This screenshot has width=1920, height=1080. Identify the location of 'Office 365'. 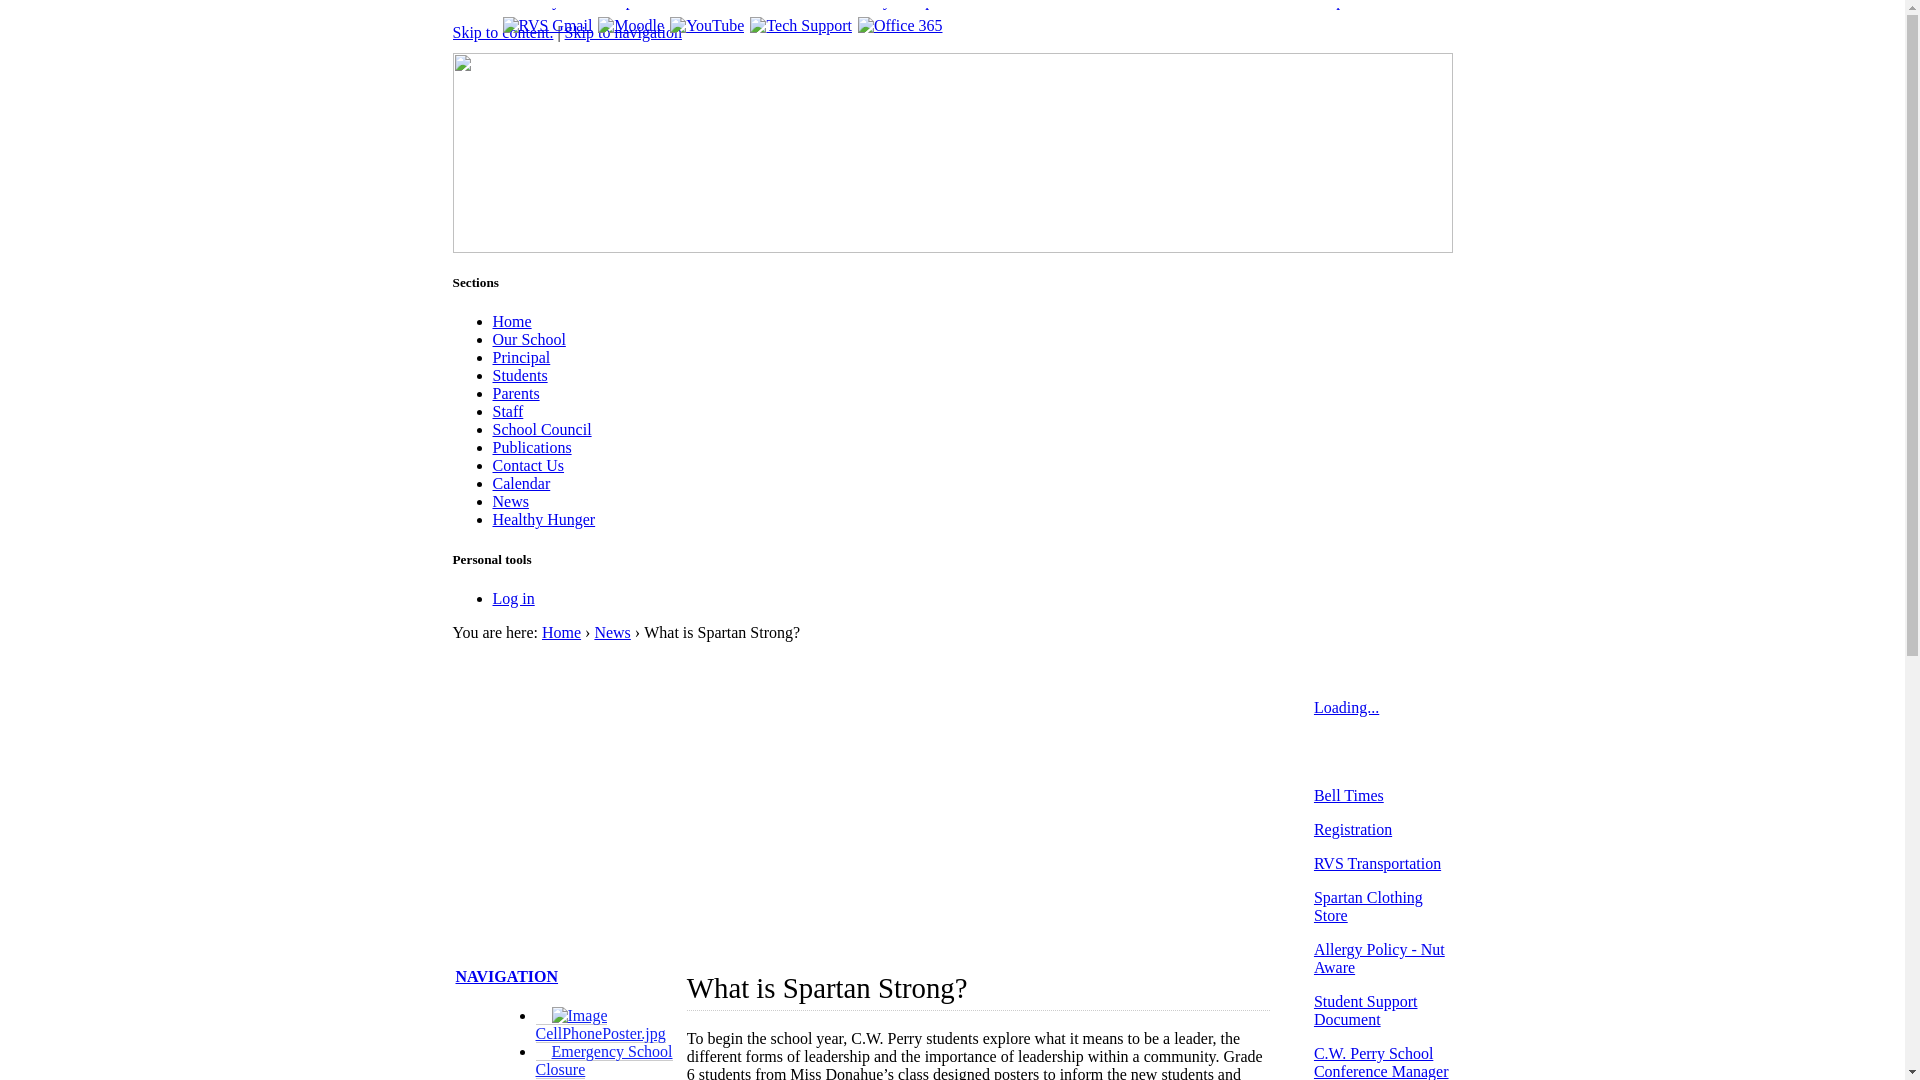
(899, 25).